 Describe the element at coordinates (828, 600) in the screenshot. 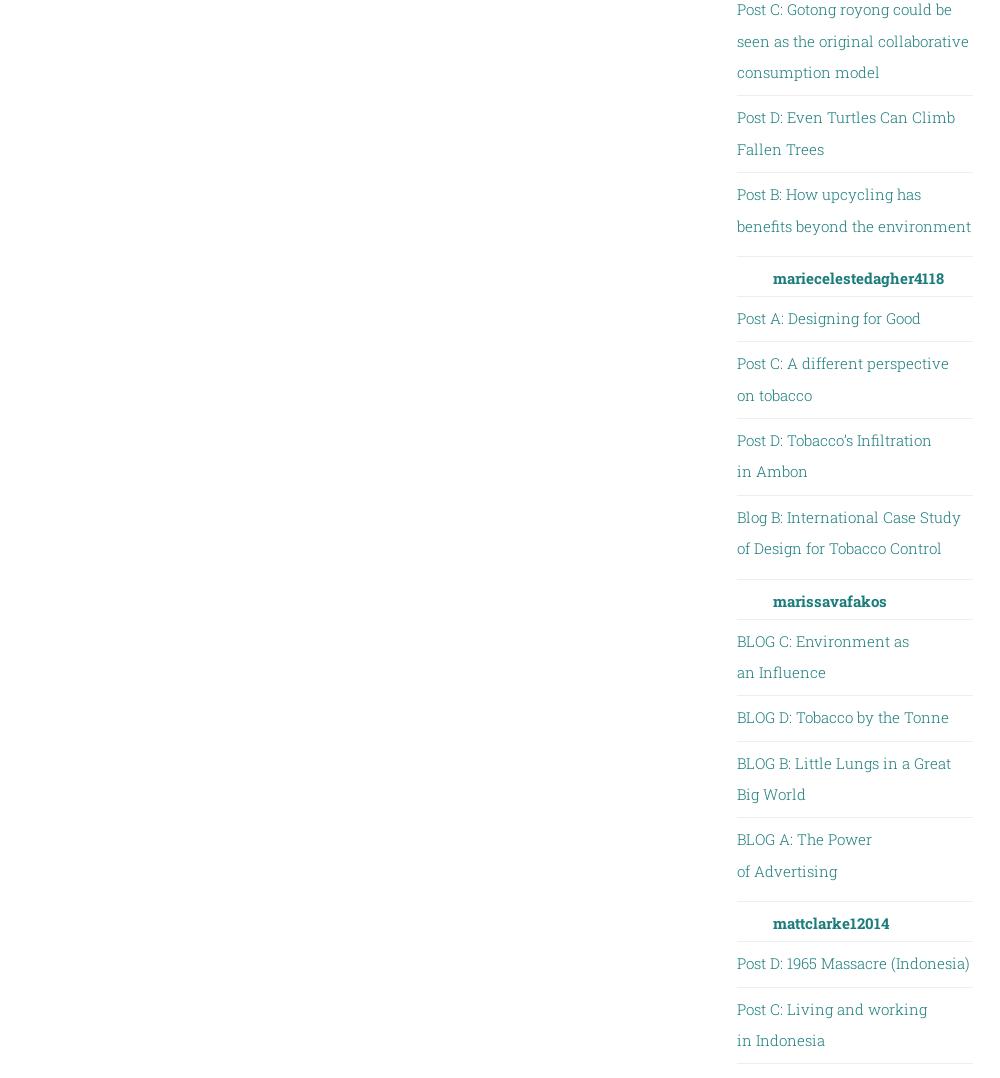

I see `'marissavafakos'` at that location.